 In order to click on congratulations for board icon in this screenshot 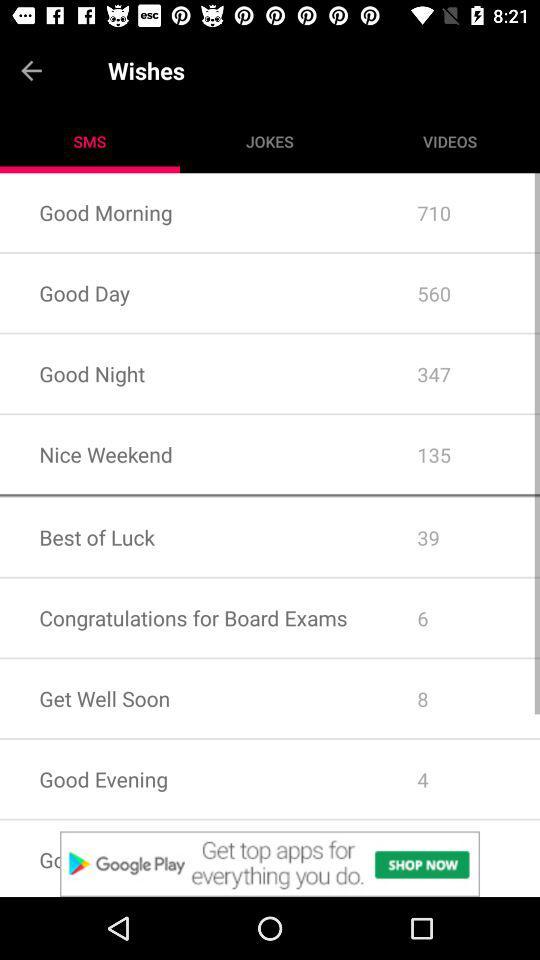, I will do `click(189, 617)`.